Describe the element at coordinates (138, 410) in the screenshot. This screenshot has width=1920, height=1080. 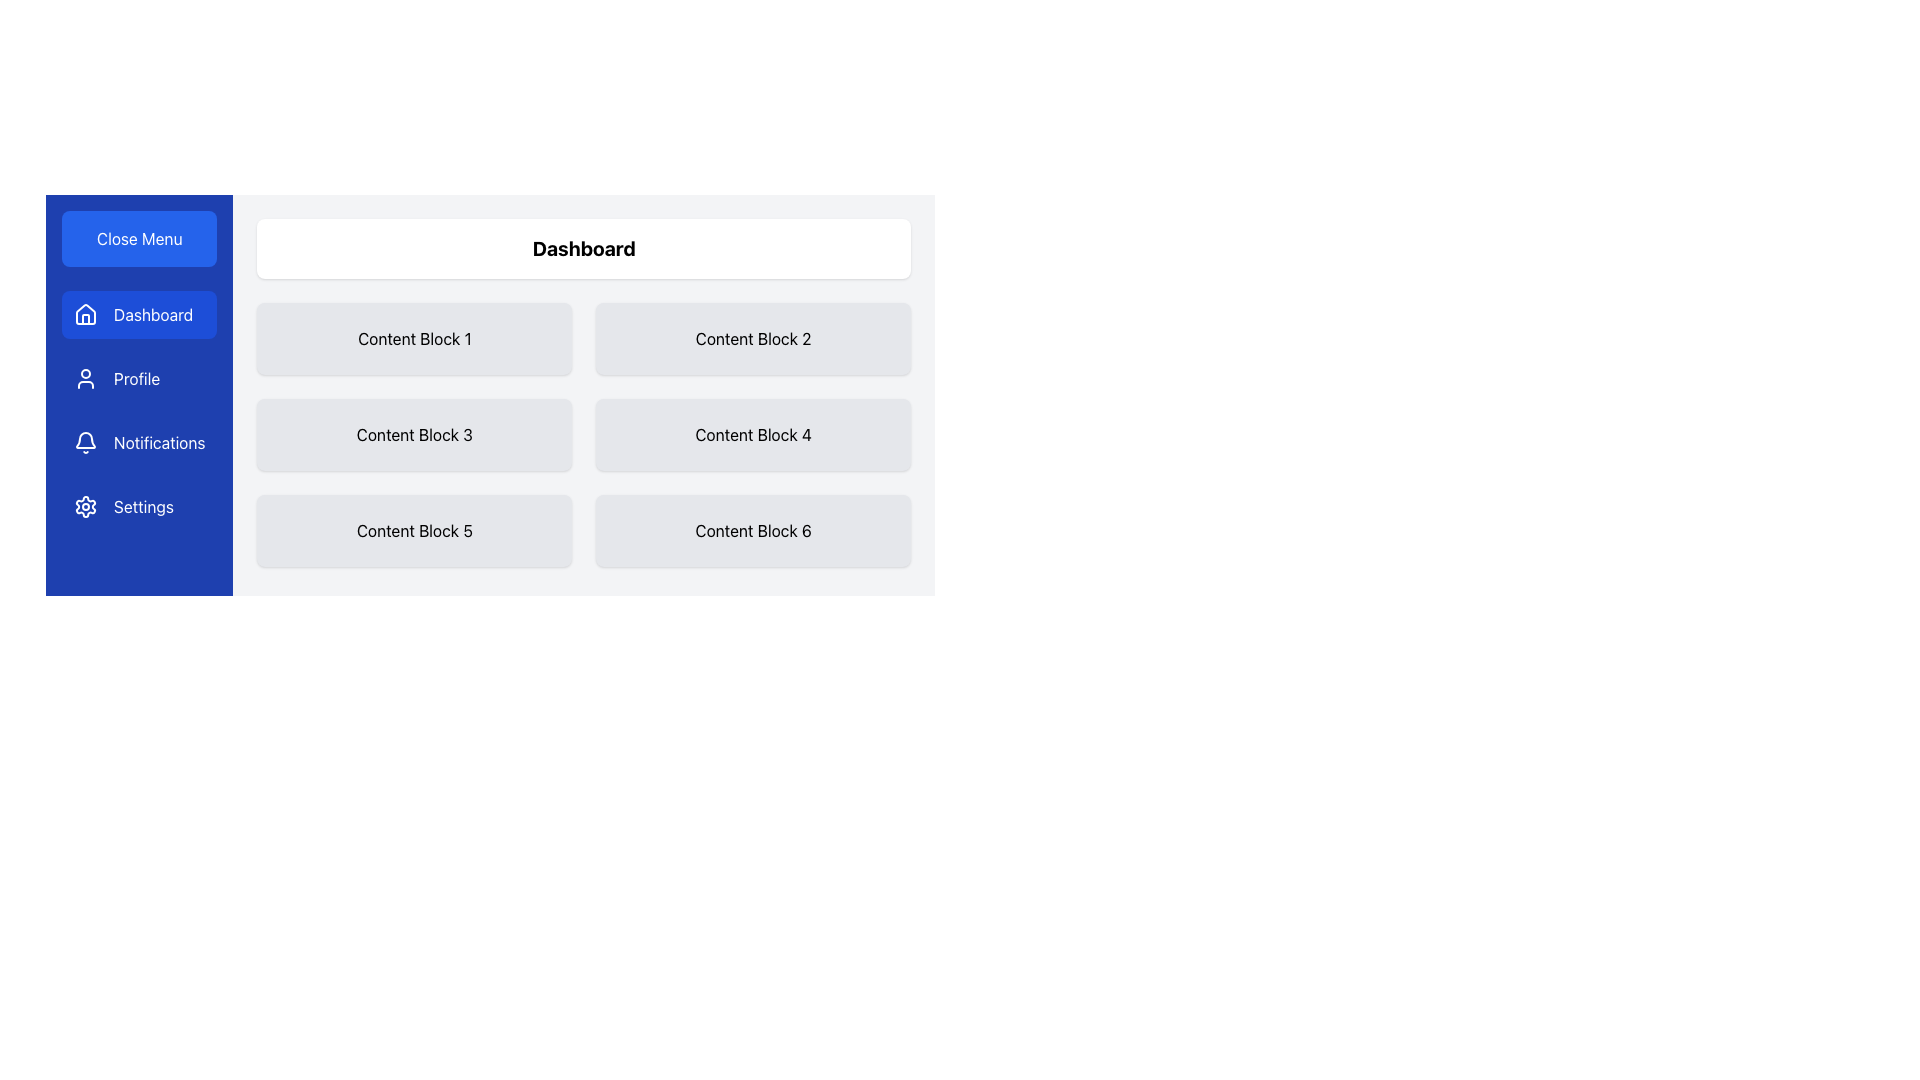
I see `the Navigation Menu located in the sidebar` at that location.